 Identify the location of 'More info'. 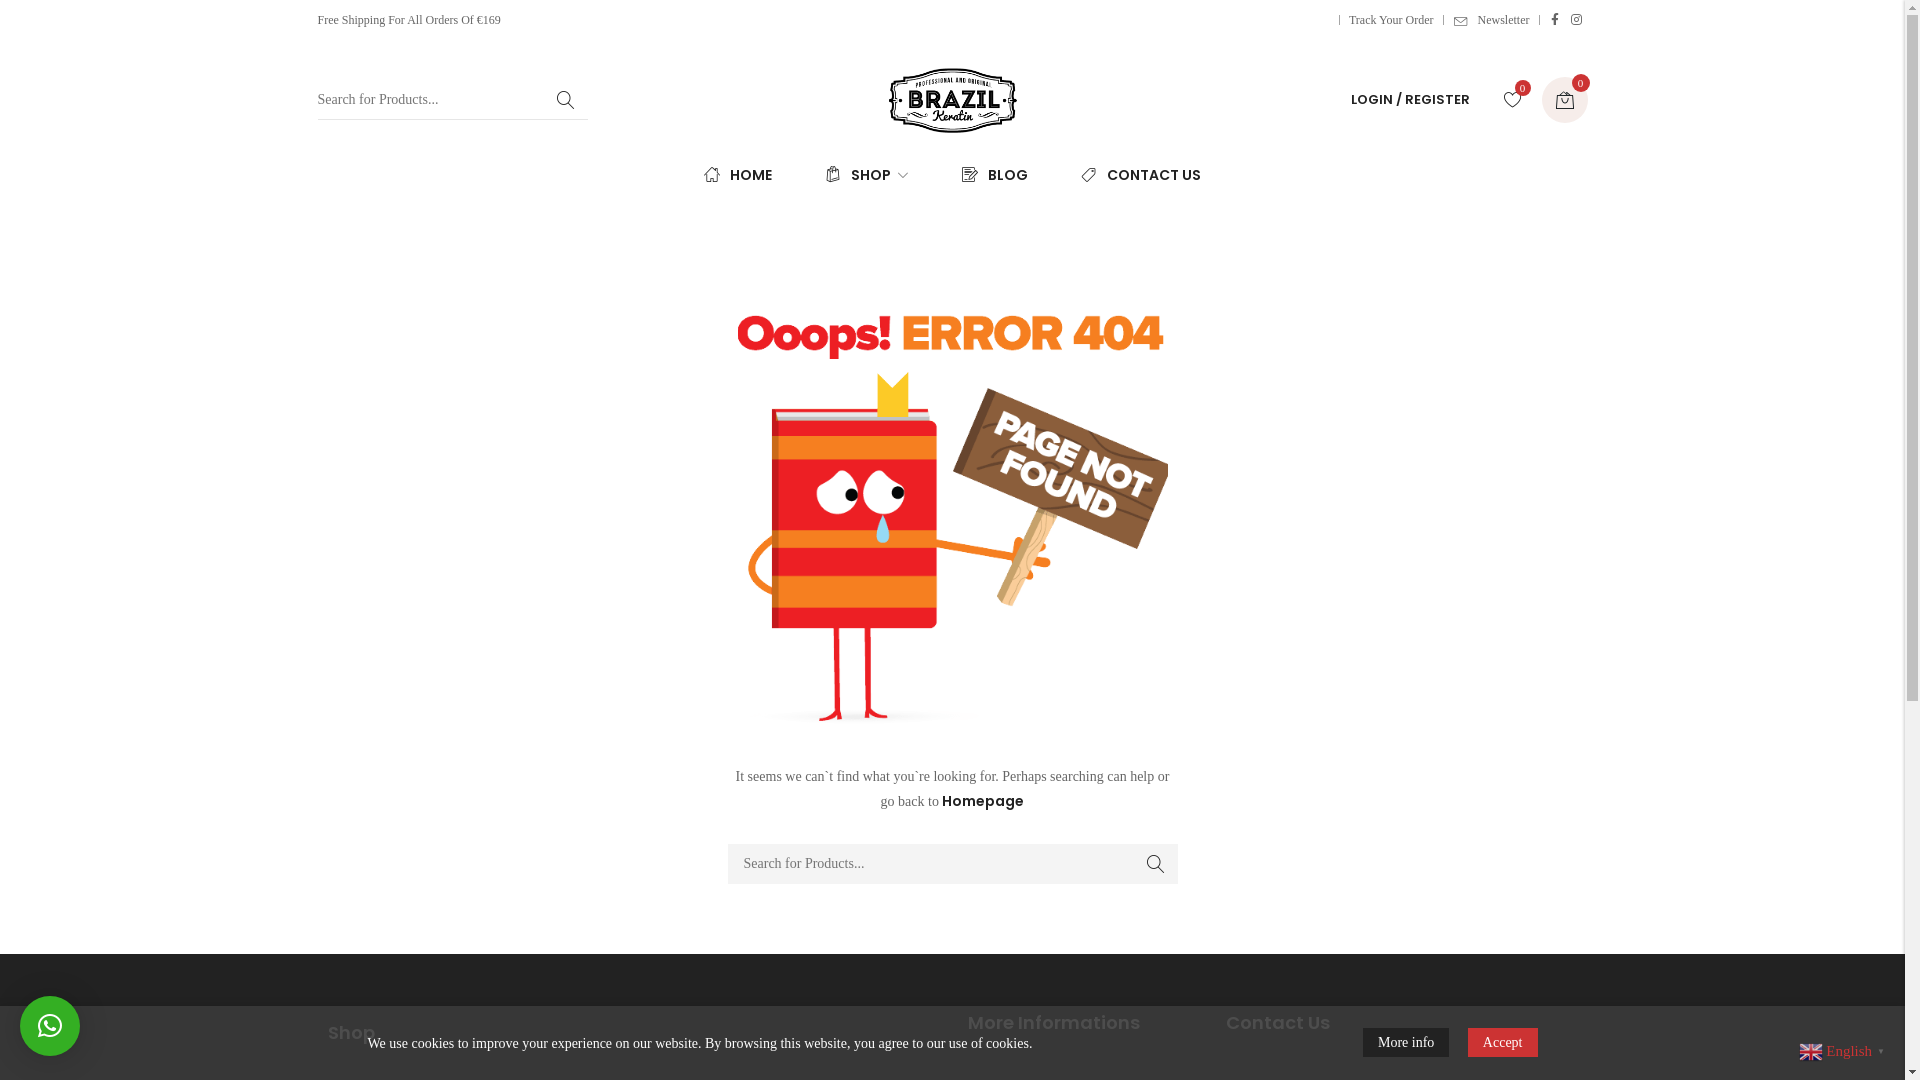
(1405, 1041).